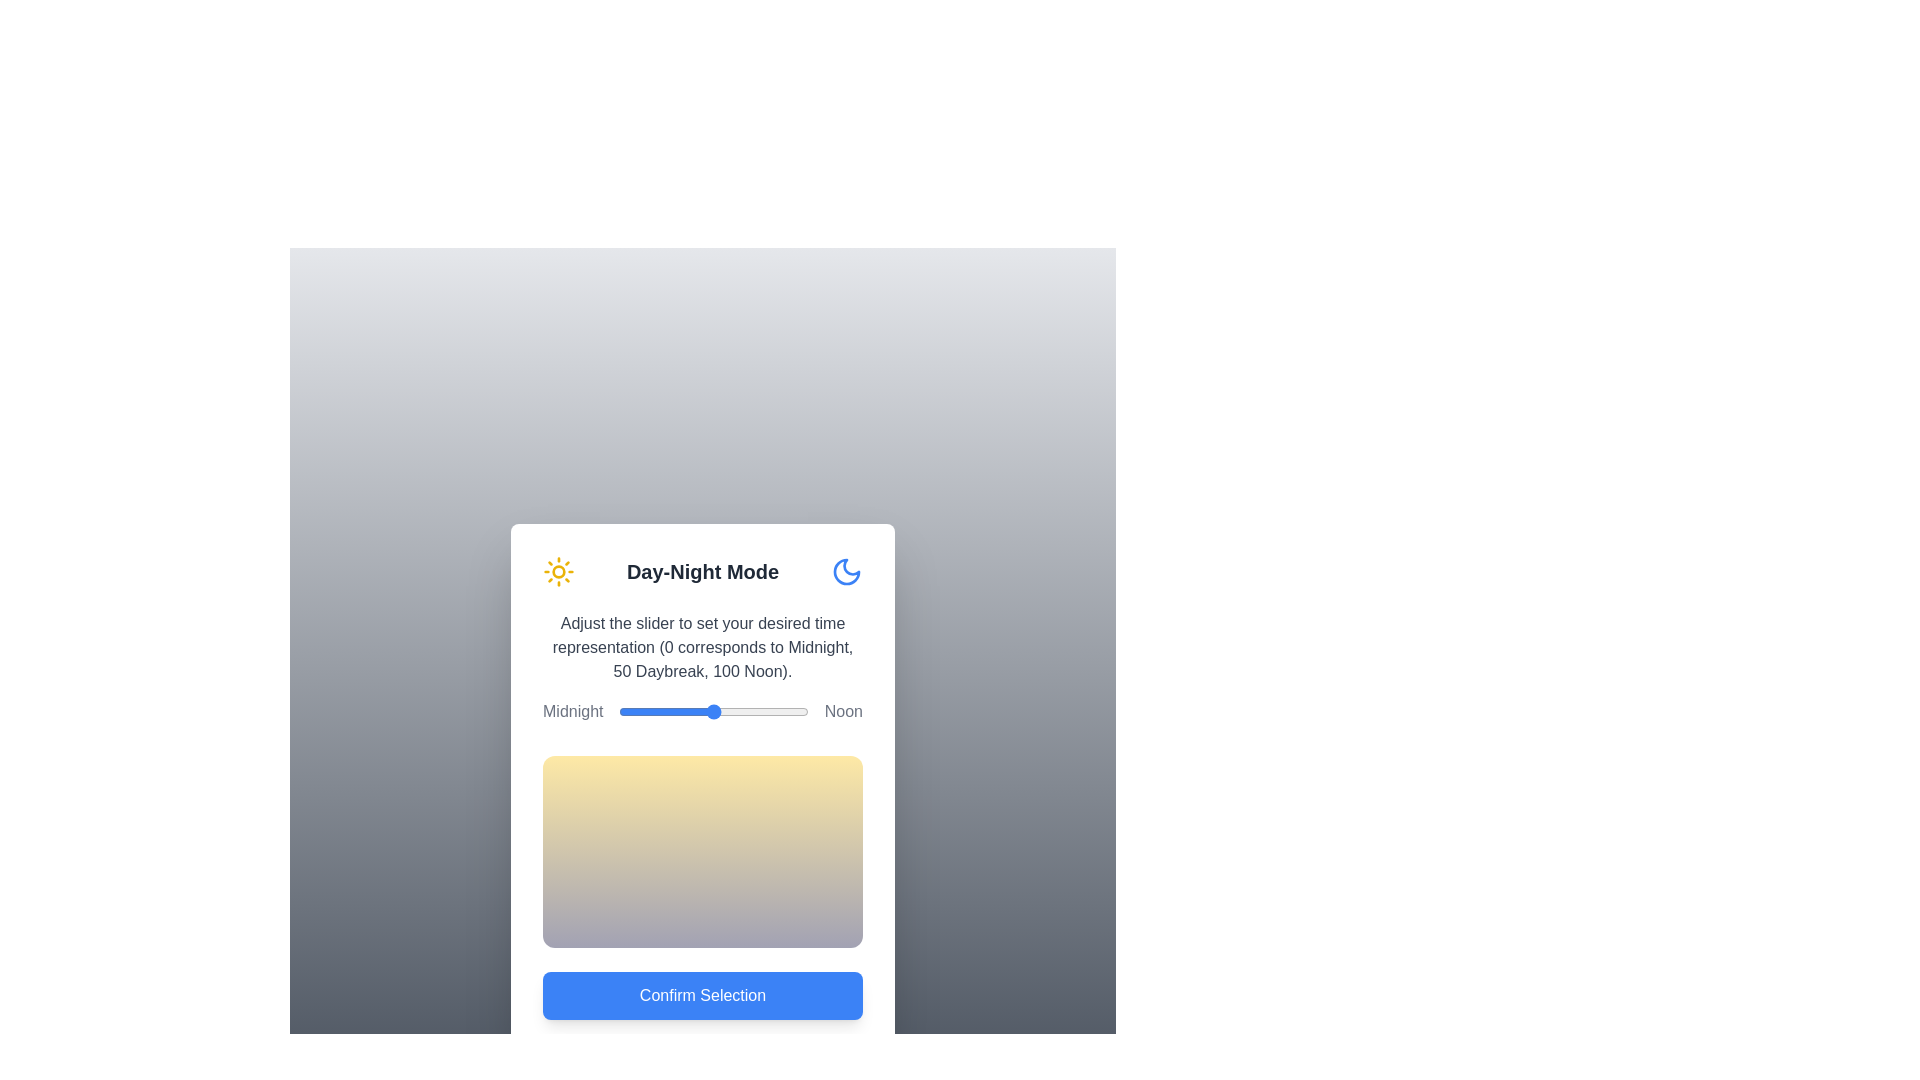  What do you see at coordinates (702, 995) in the screenshot?
I see `the 'Confirm Selection' button to confirm the chosen time` at bounding box center [702, 995].